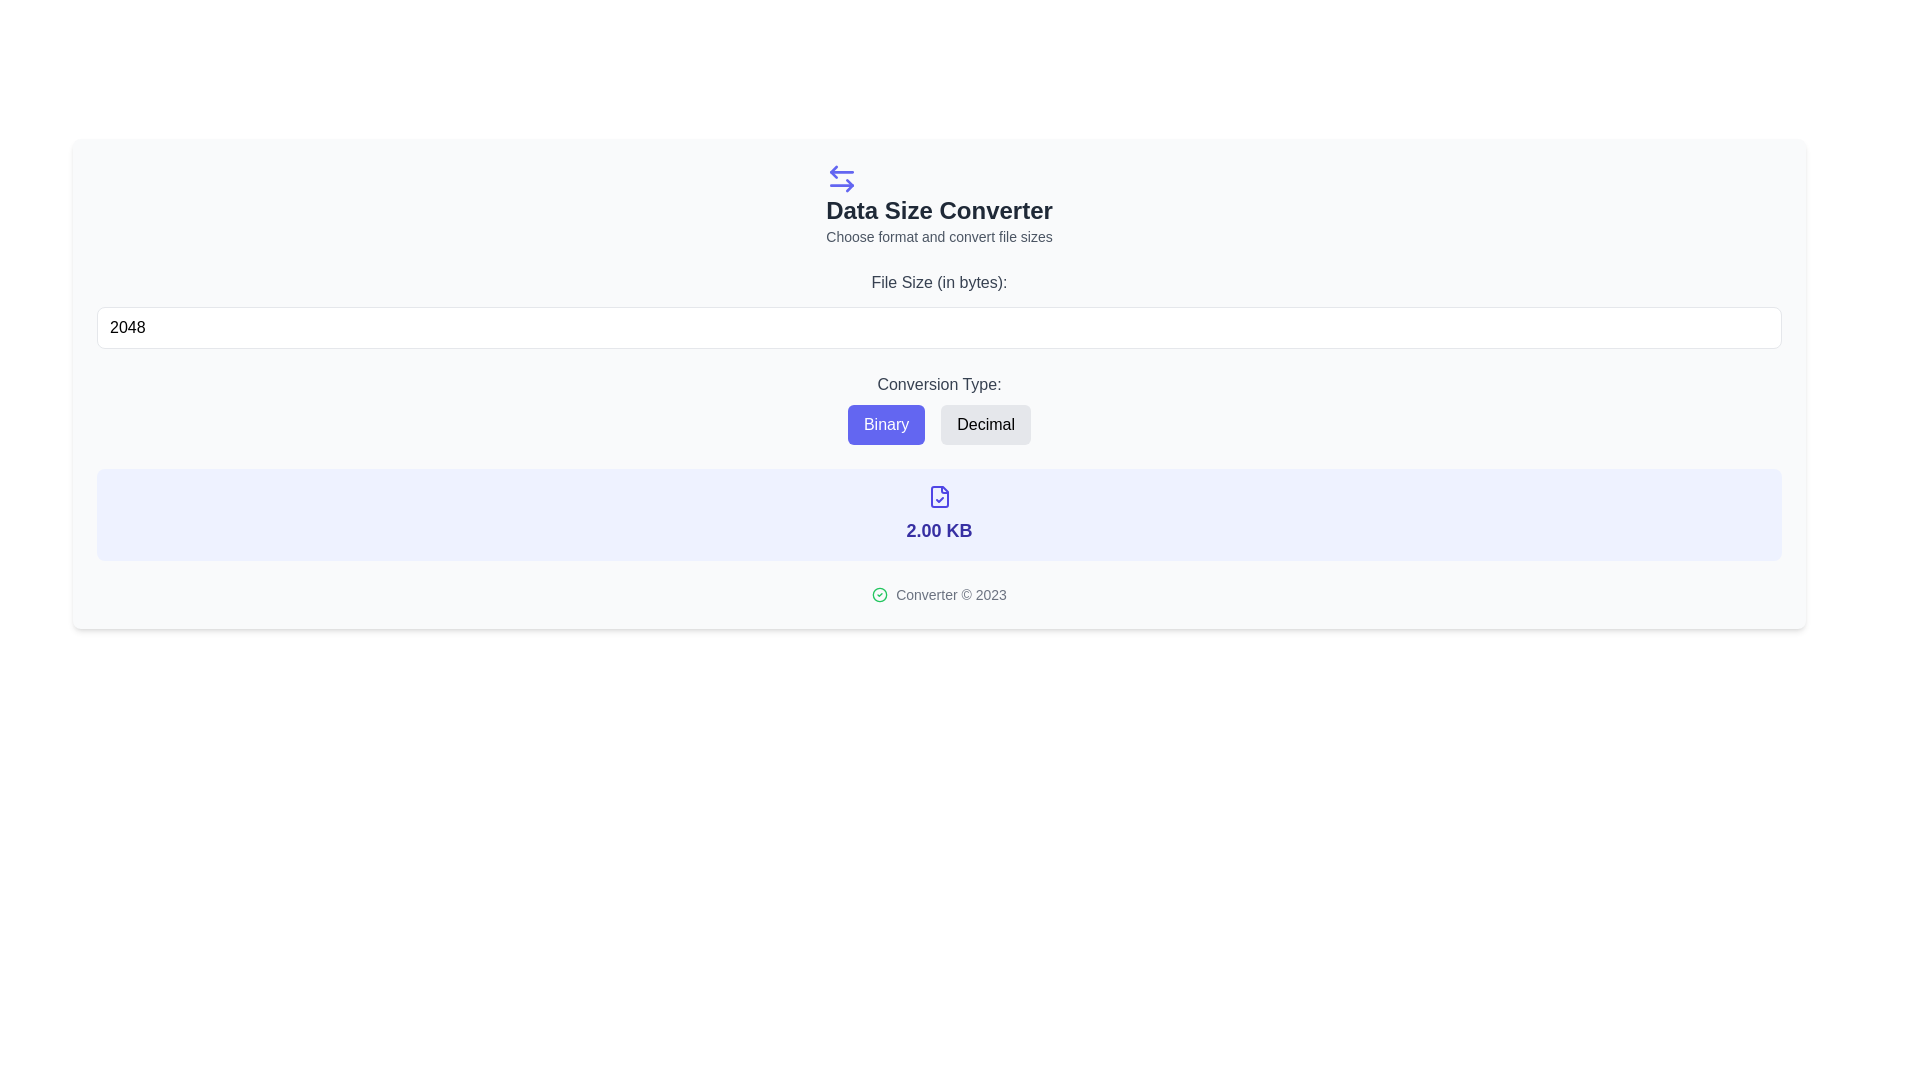 Image resolution: width=1920 pixels, height=1080 pixels. I want to click on the leftmost component of the file/document icon group, which visually aids in conveying the concept of files or documents, located below the 'Decimal' and 'Binary' buttons and above the text '2.00 KB', so click(938, 496).